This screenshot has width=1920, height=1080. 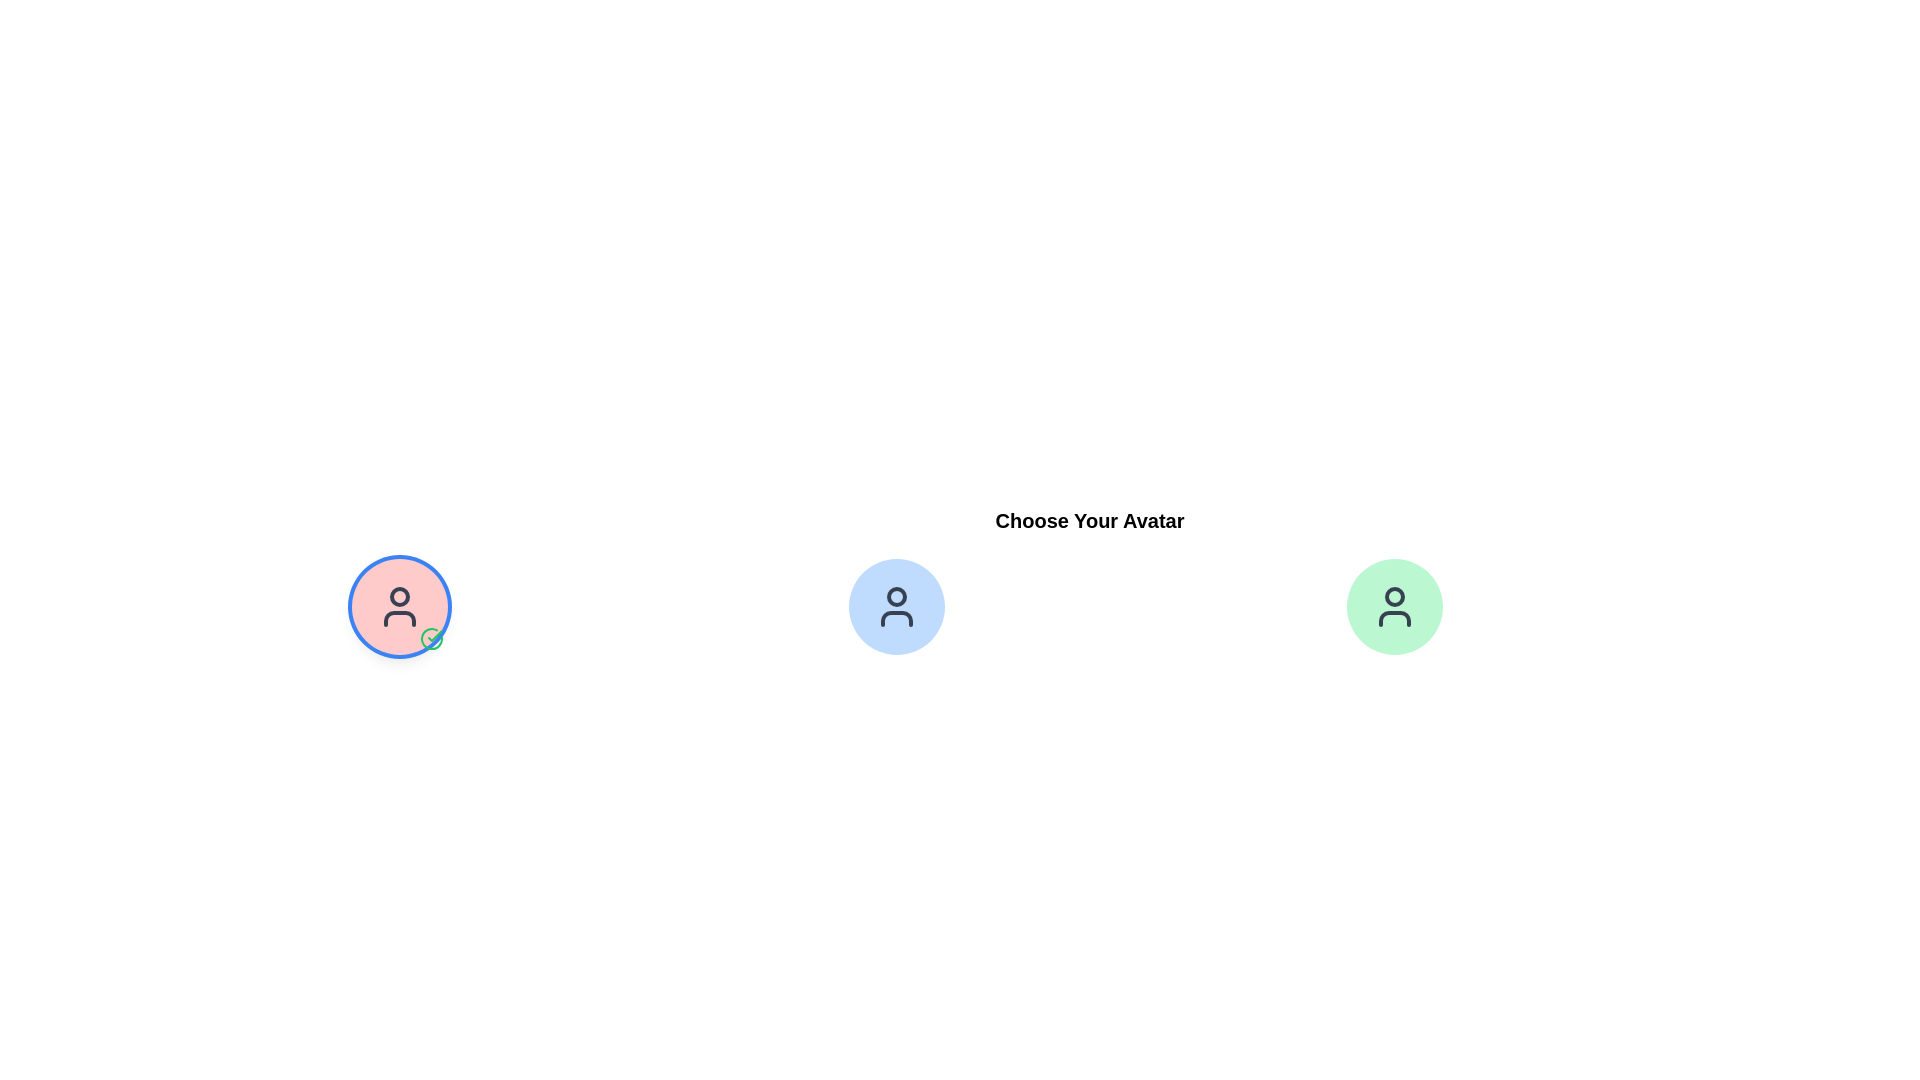 What do you see at coordinates (431, 639) in the screenshot?
I see `the status icon located at the bottom-right of the circular pink background that accompanies the user icon` at bounding box center [431, 639].